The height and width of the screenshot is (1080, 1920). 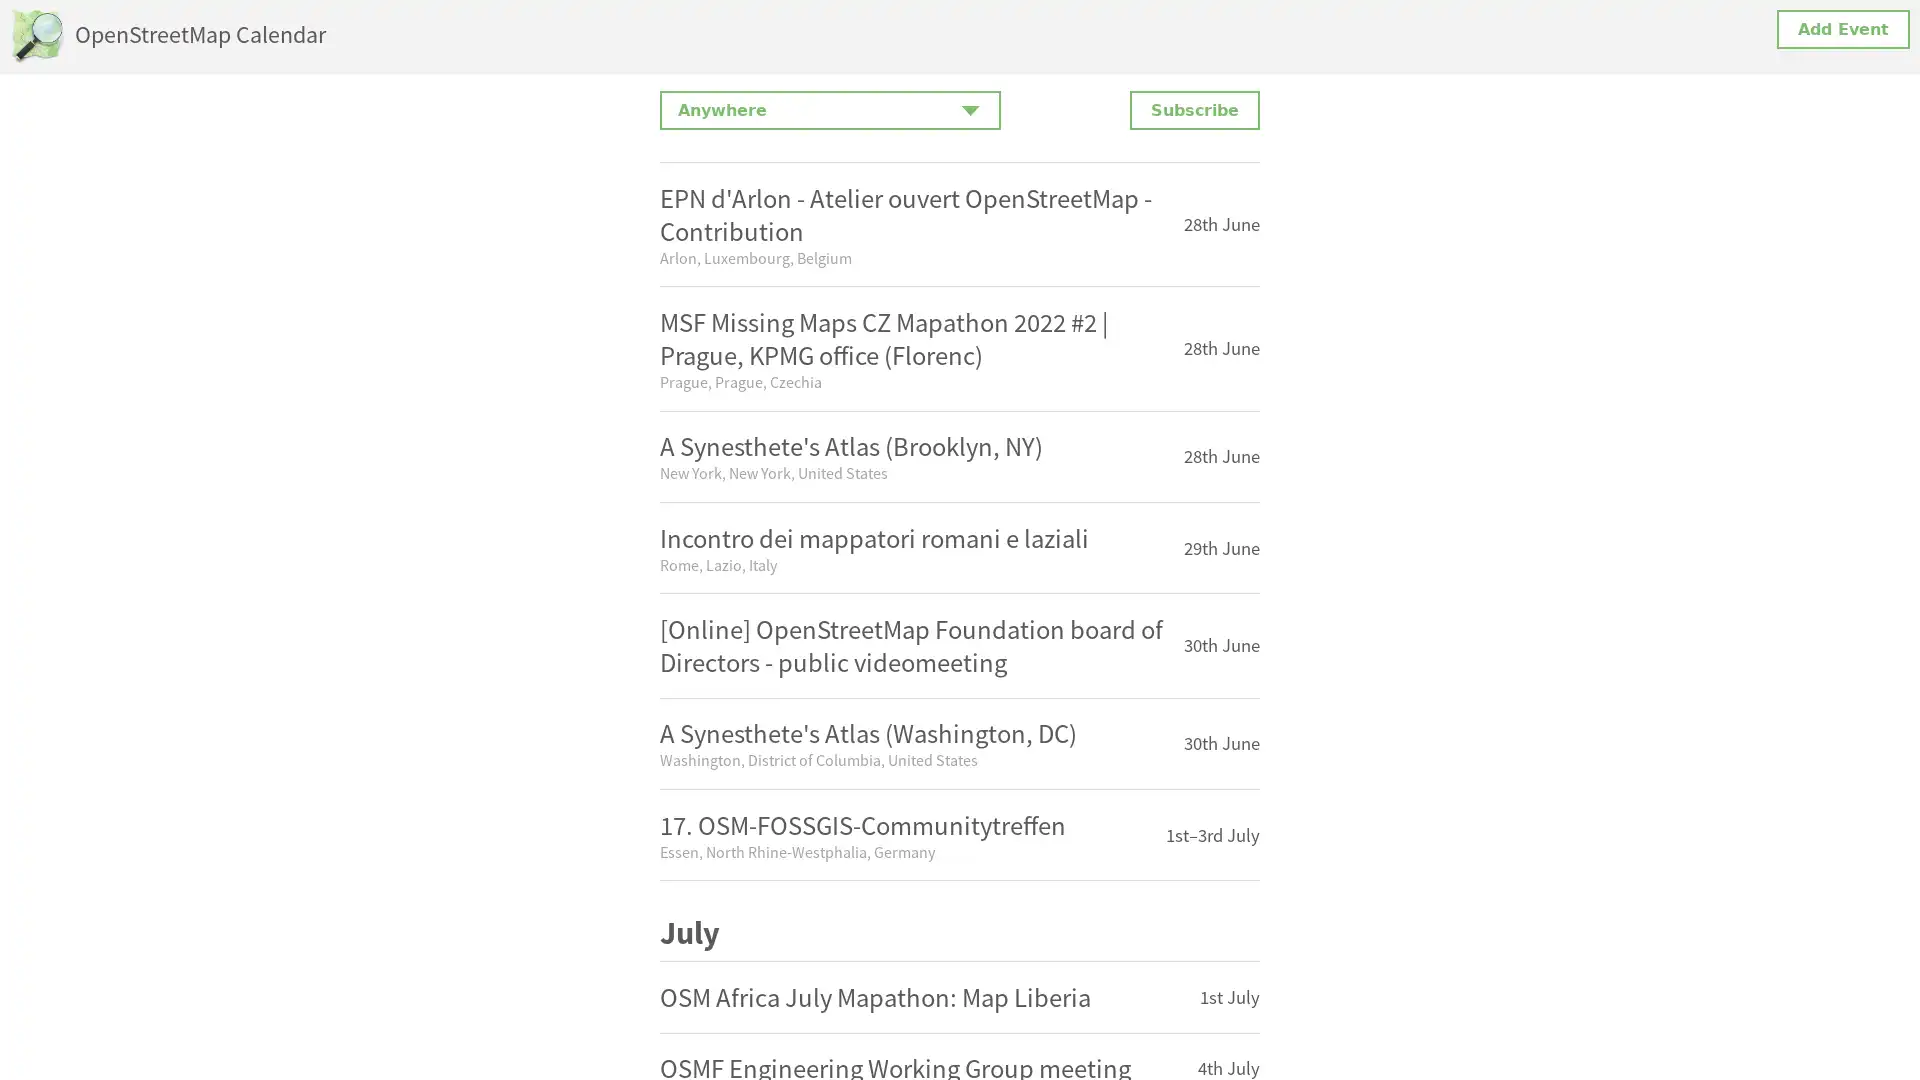 I want to click on Subscribe, so click(x=1194, y=110).